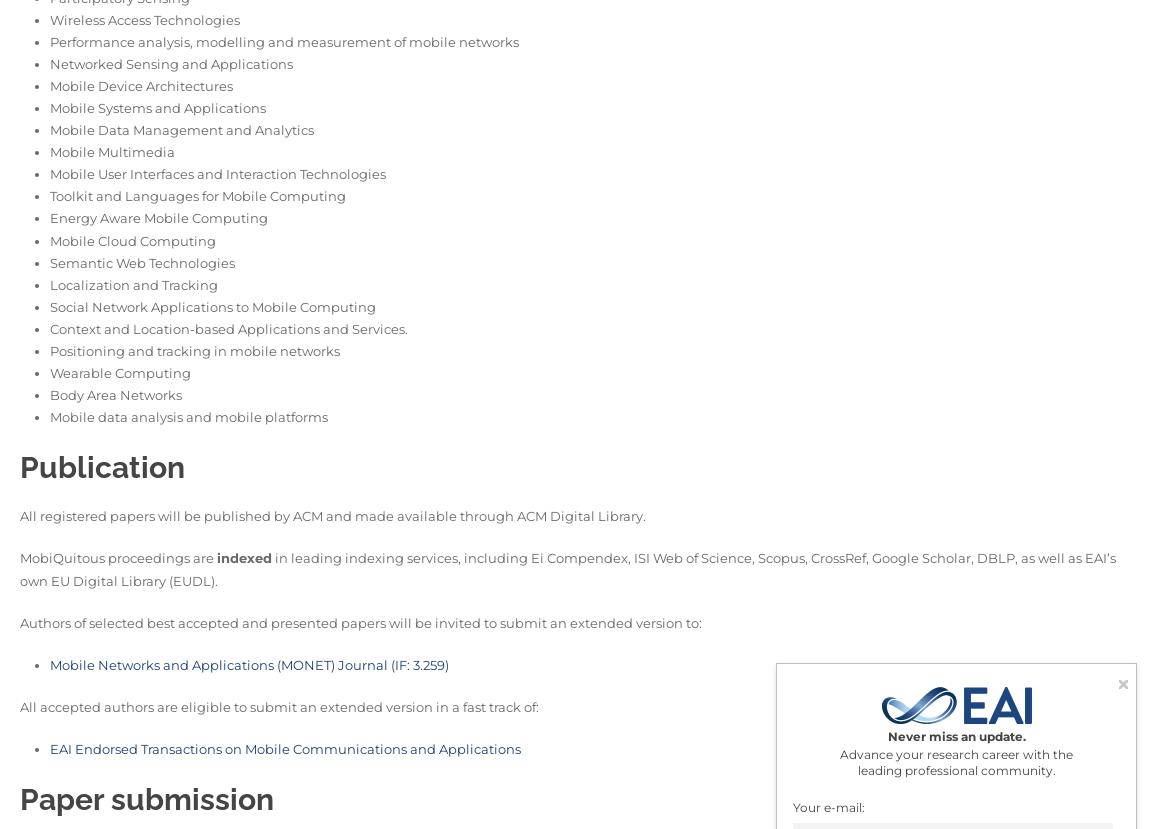  I want to click on 'Mobile Cloud Computing', so click(49, 239).